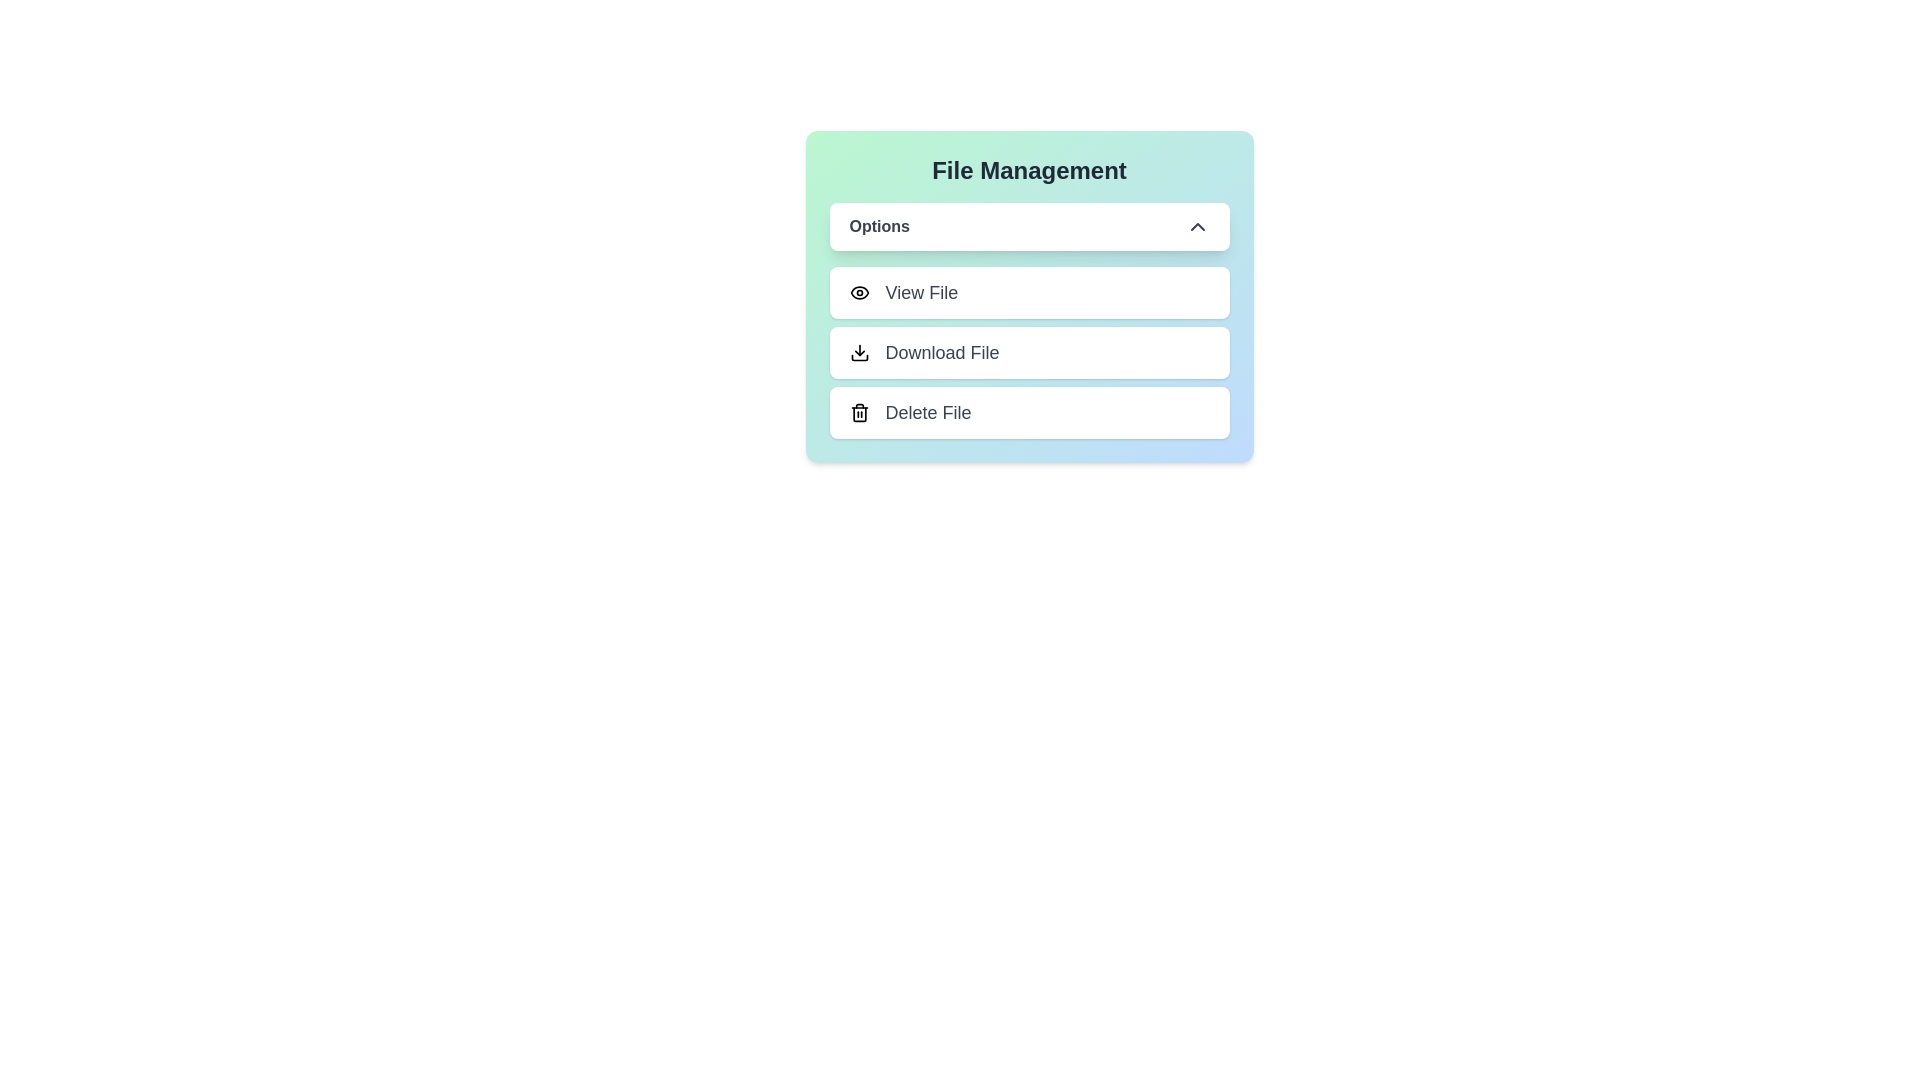 The width and height of the screenshot is (1920, 1080). Describe the element at coordinates (859, 352) in the screenshot. I see `the icon next to the menu option Download File` at that location.